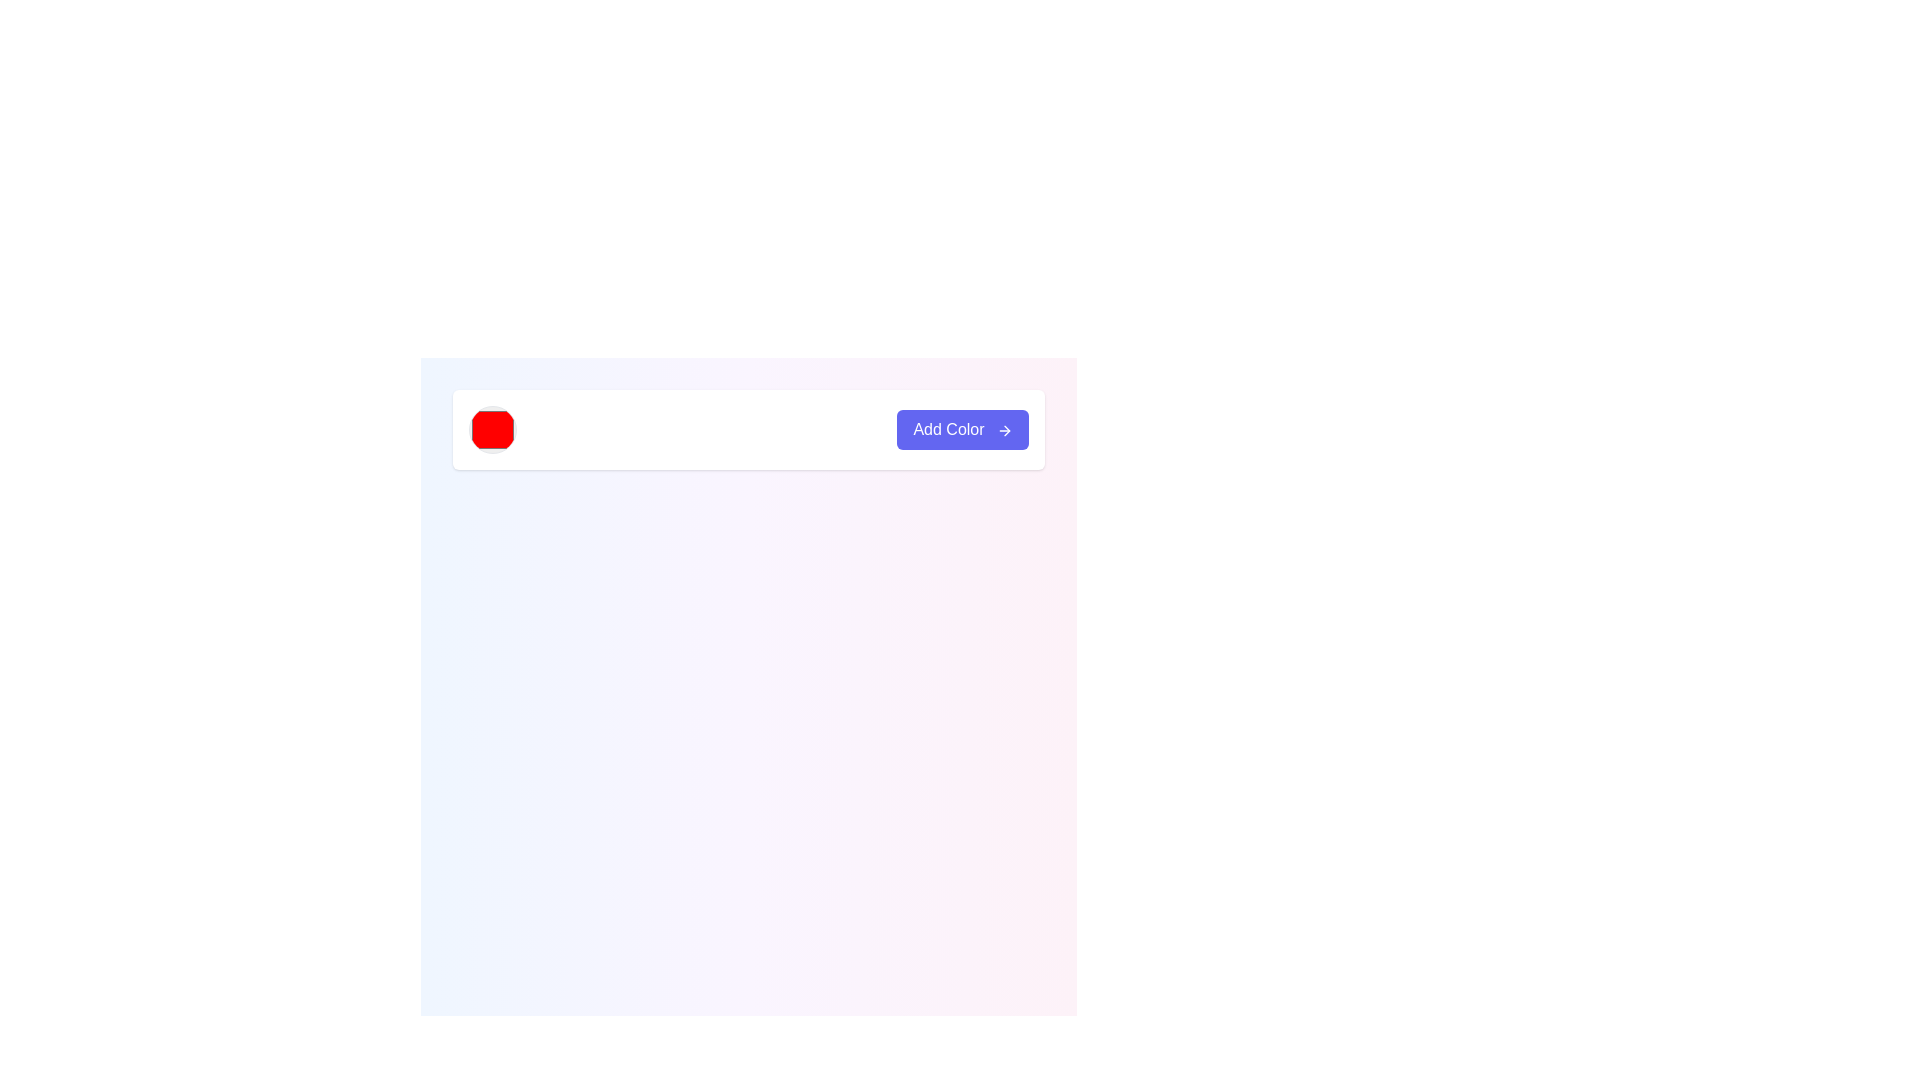  I want to click on the circular color display from the composite UI component that includes a color selector, label area, and 'Add Color' button, so click(747, 441).